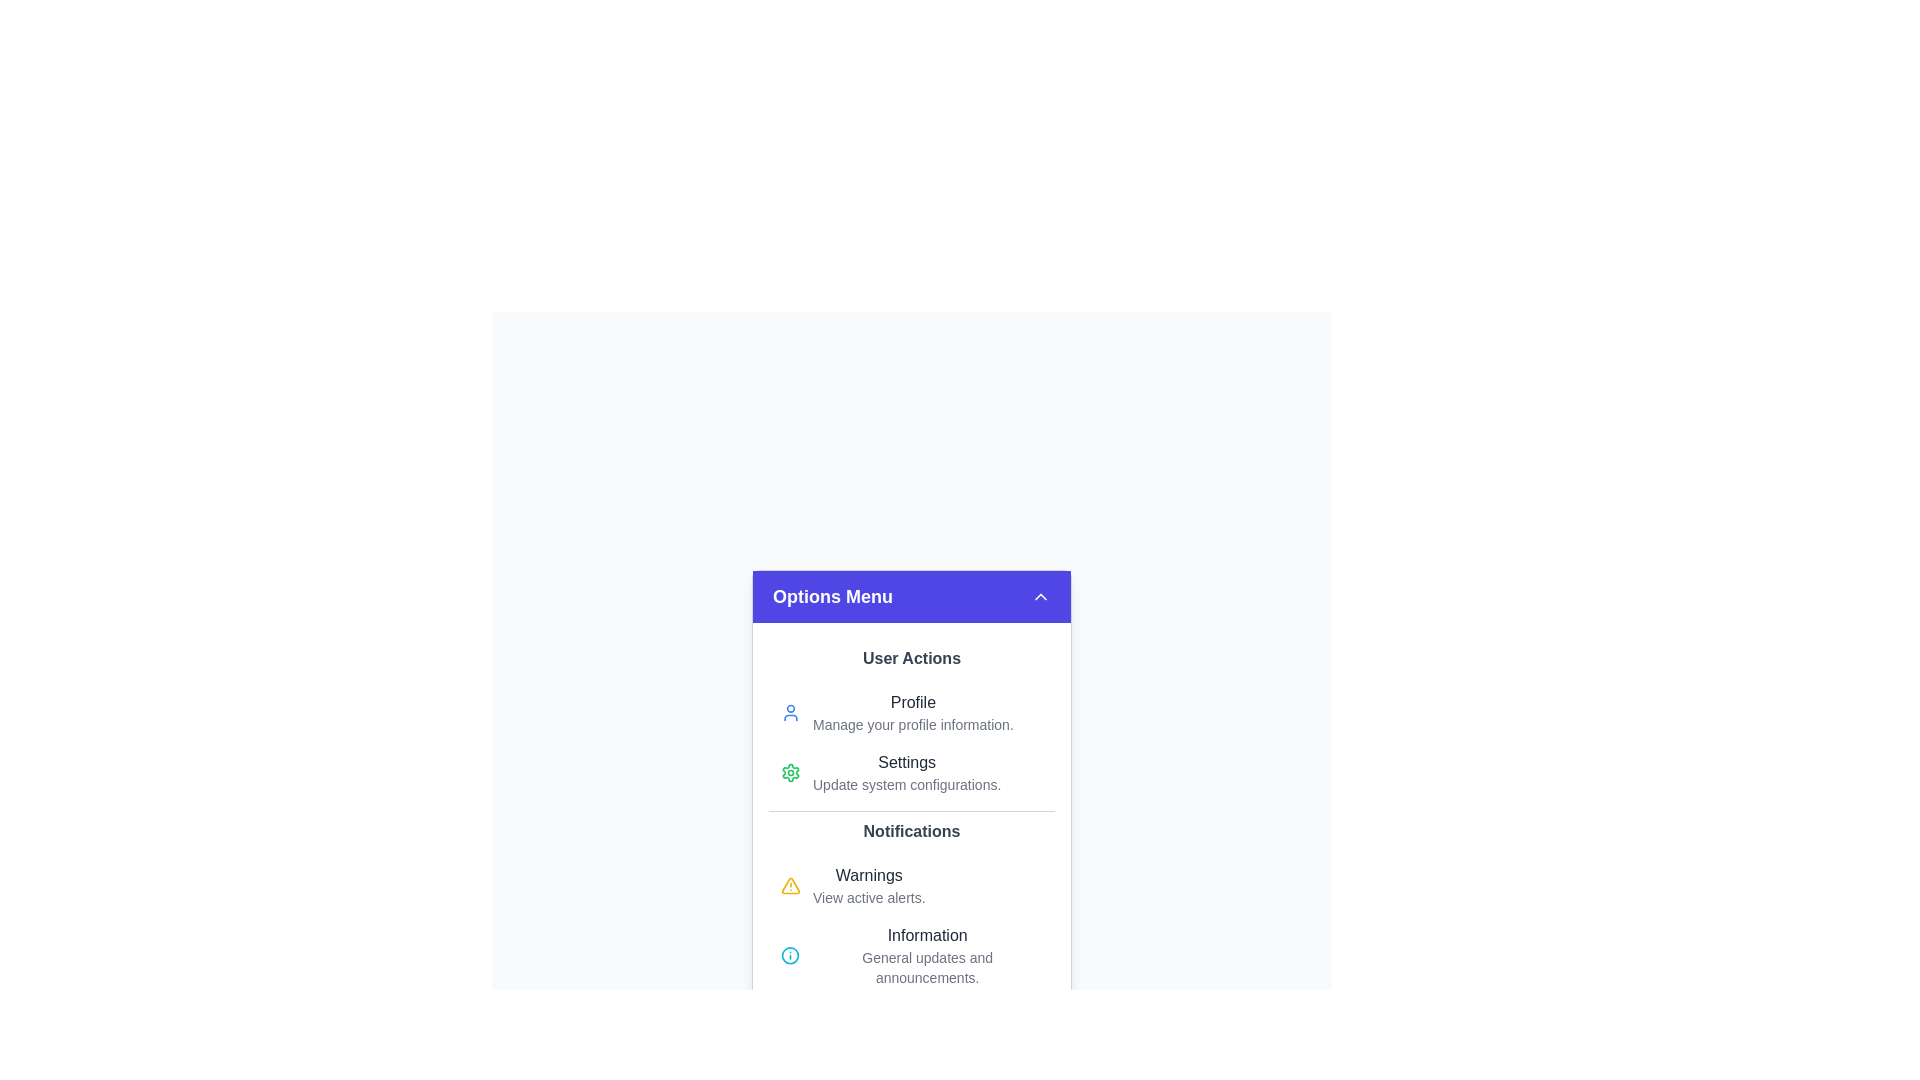 This screenshot has height=1080, width=1920. Describe the element at coordinates (911, 596) in the screenshot. I see `the 'Options Menu' dropdown toggle button with a purple background` at that location.